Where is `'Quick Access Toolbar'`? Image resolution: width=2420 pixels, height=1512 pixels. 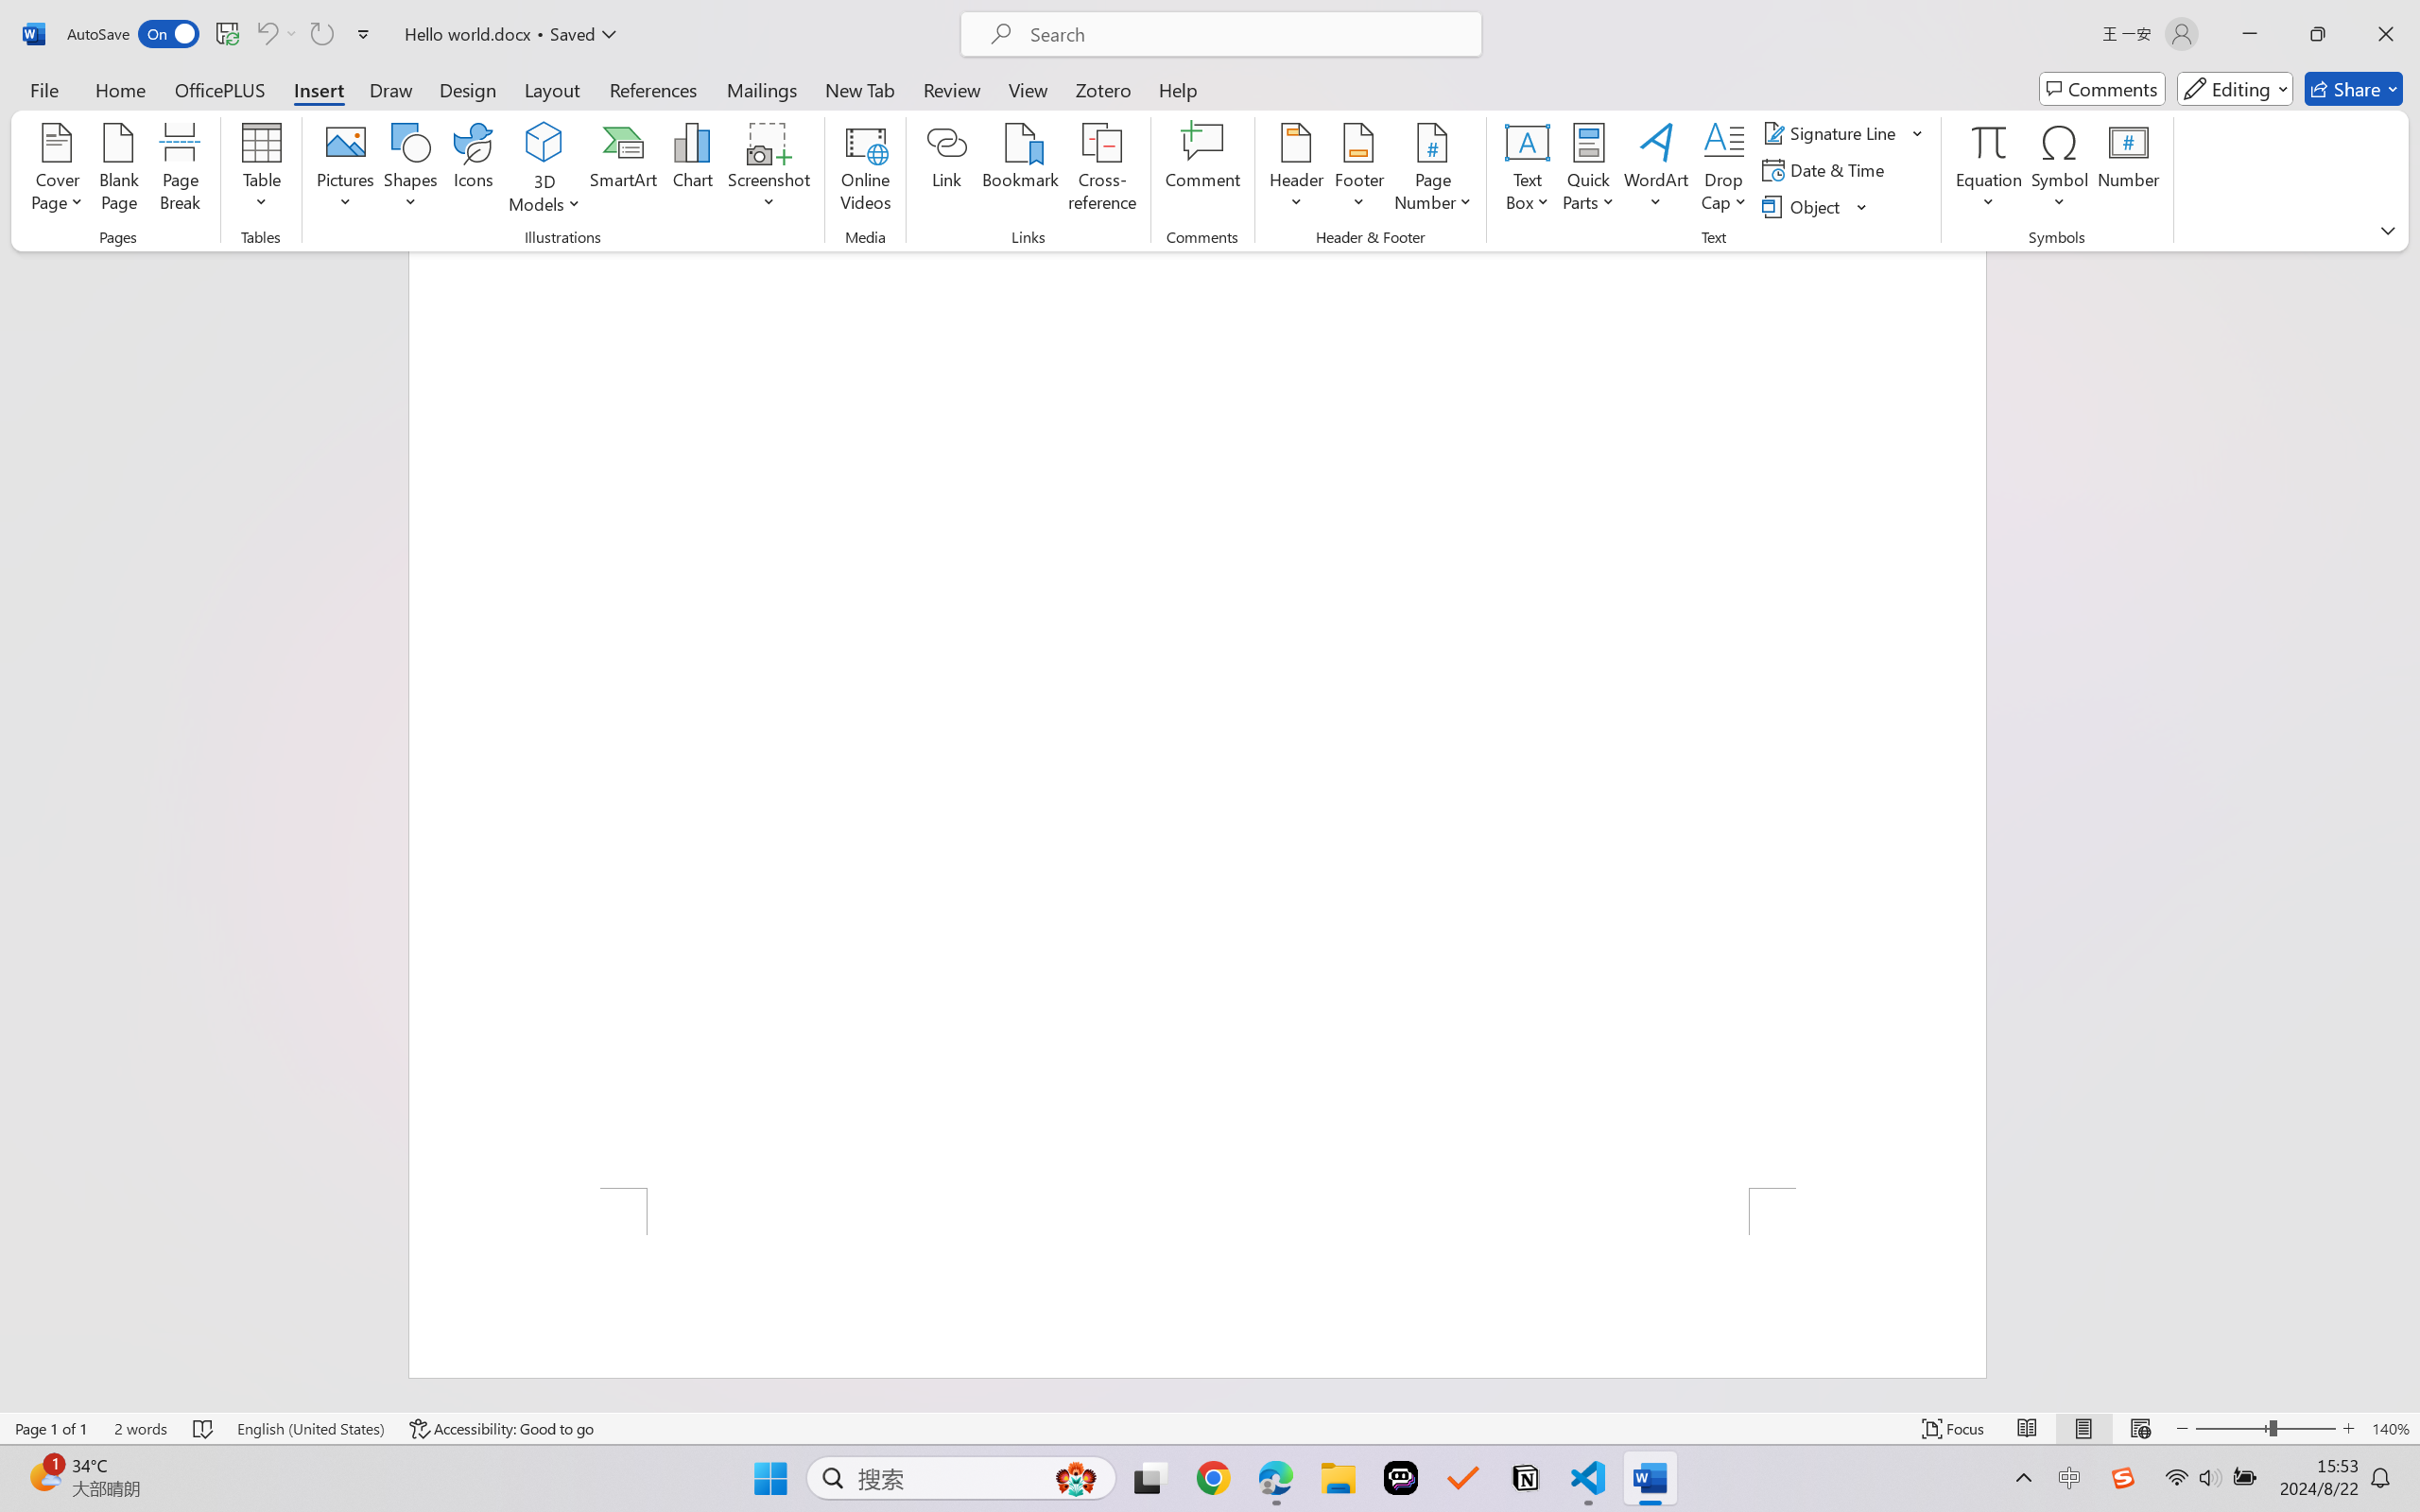 'Quick Access Toolbar' is located at coordinates (222, 33).